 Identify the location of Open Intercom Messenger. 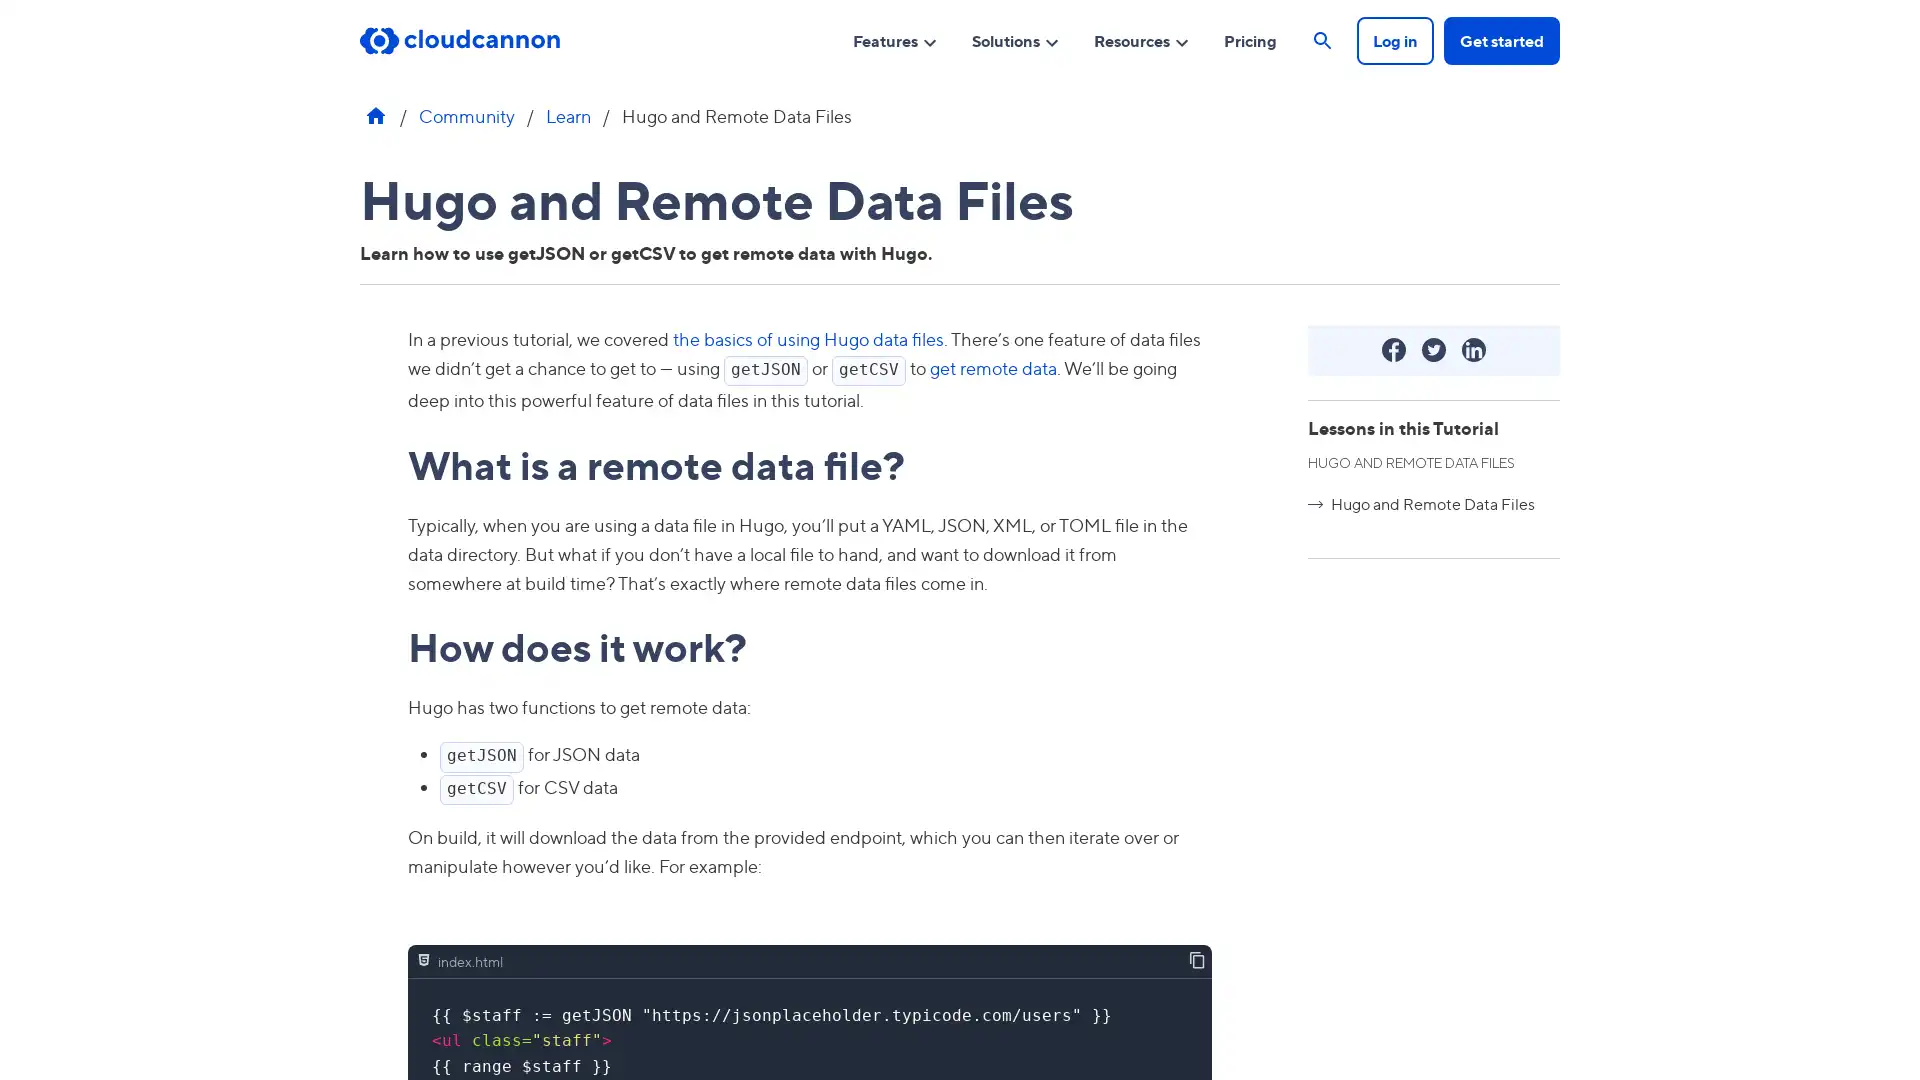
(1869, 1029).